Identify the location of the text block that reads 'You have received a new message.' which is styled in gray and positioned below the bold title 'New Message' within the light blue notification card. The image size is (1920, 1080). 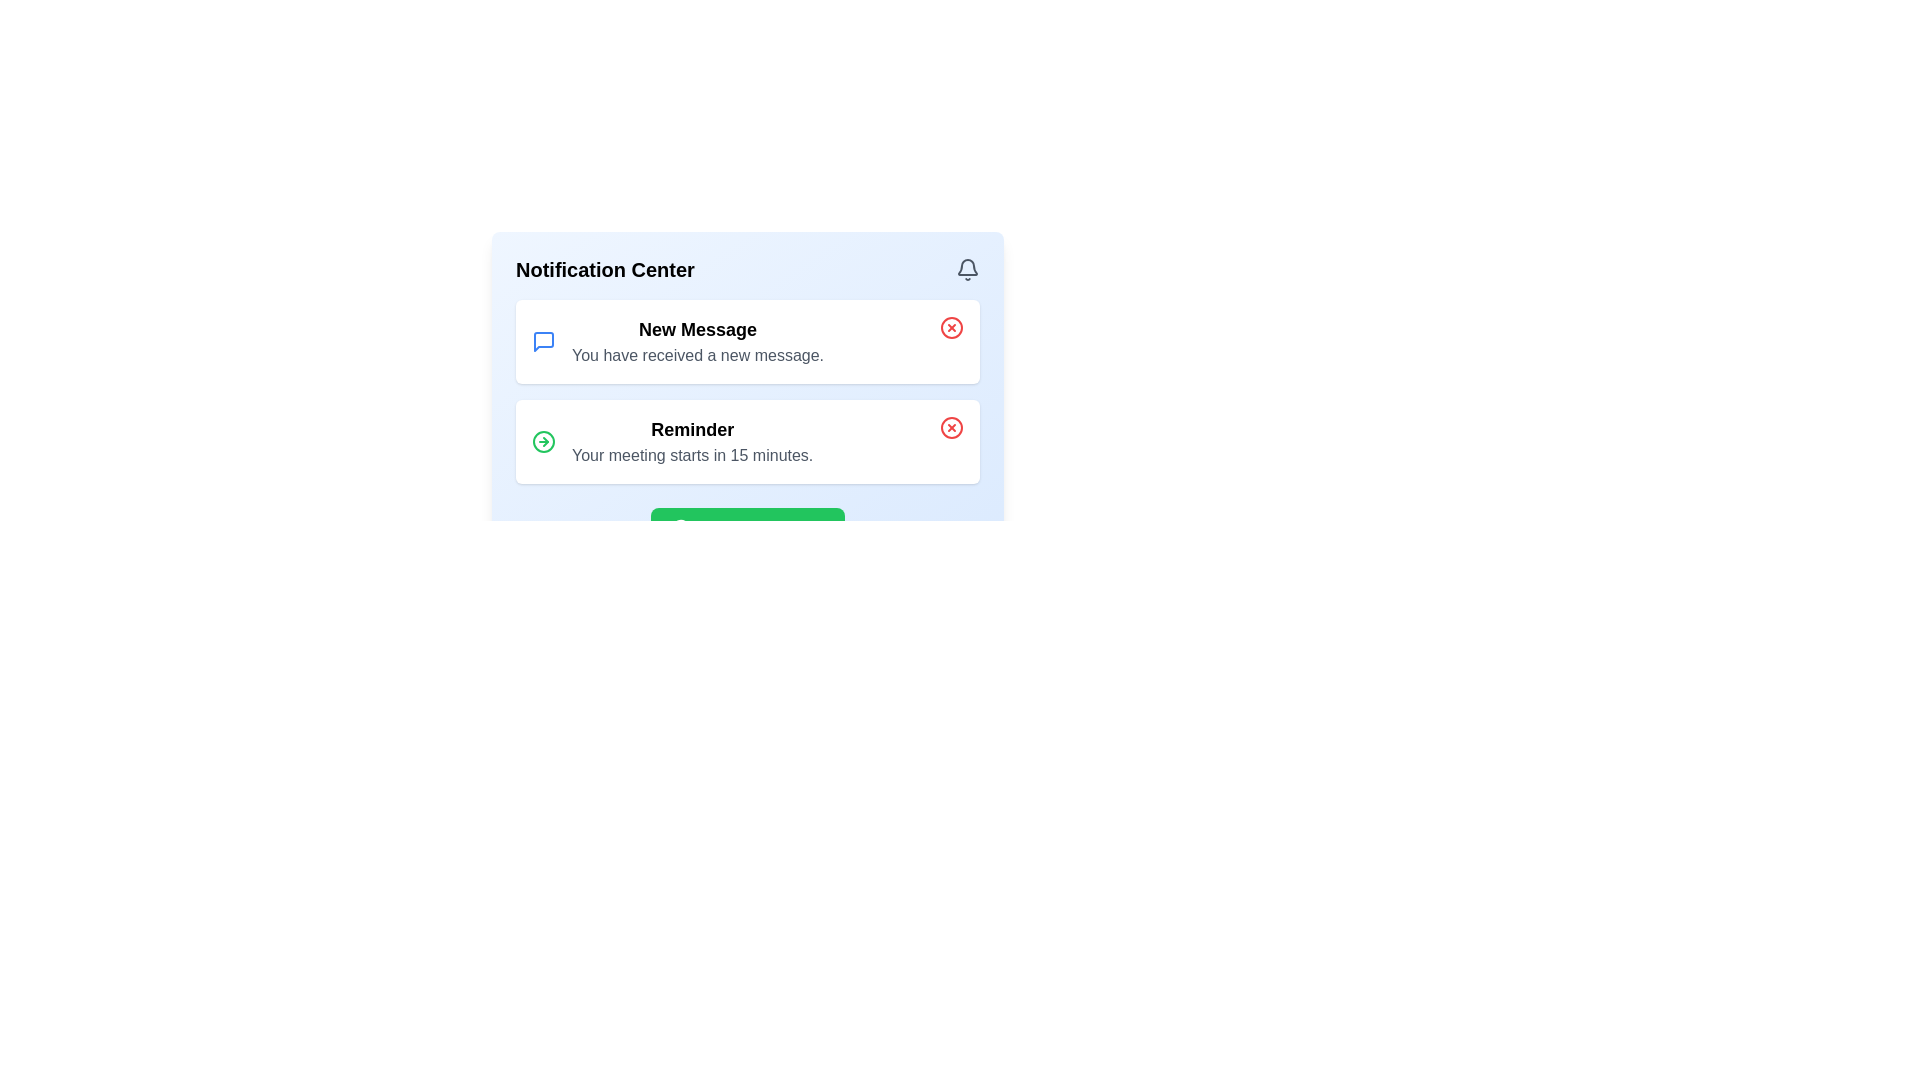
(697, 354).